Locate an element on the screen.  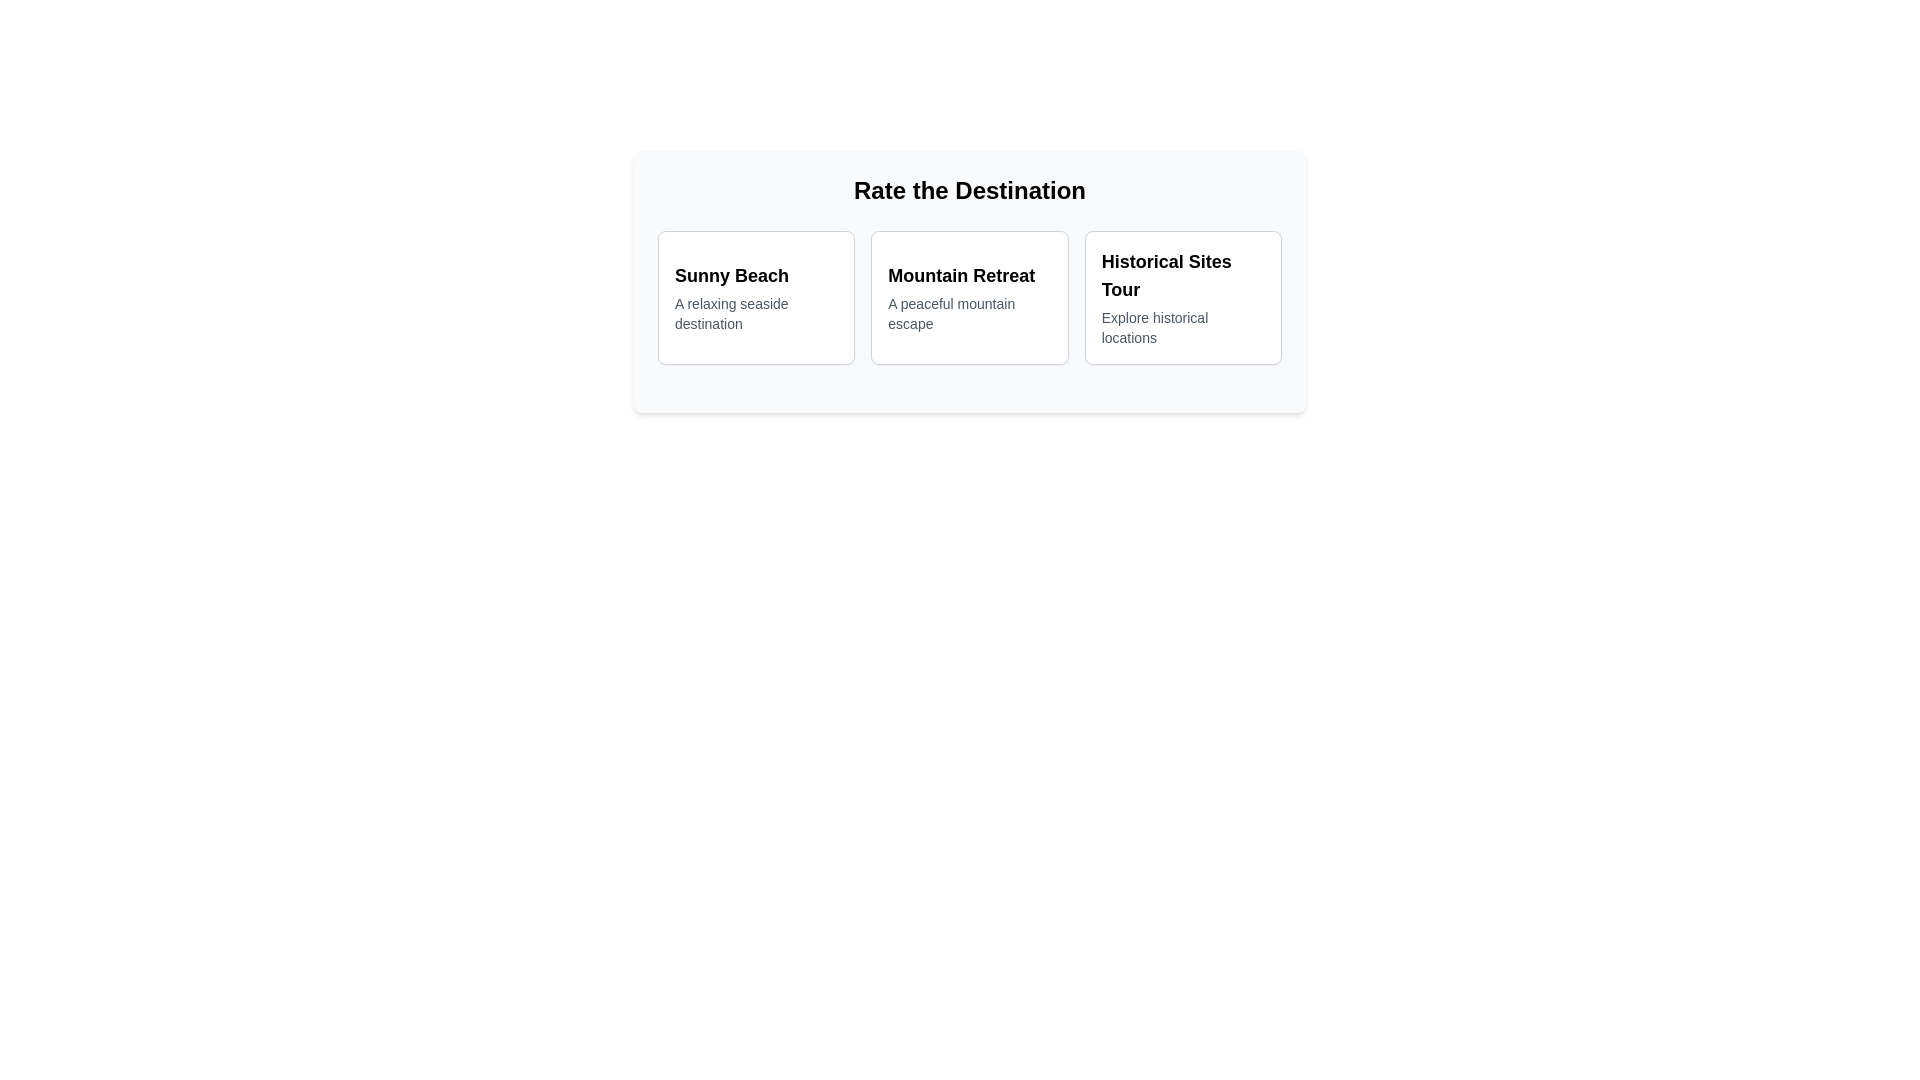
the second card in the 'Rate the Destination' section that displays information about the 'Mountain Retreat' destination is located at coordinates (969, 297).